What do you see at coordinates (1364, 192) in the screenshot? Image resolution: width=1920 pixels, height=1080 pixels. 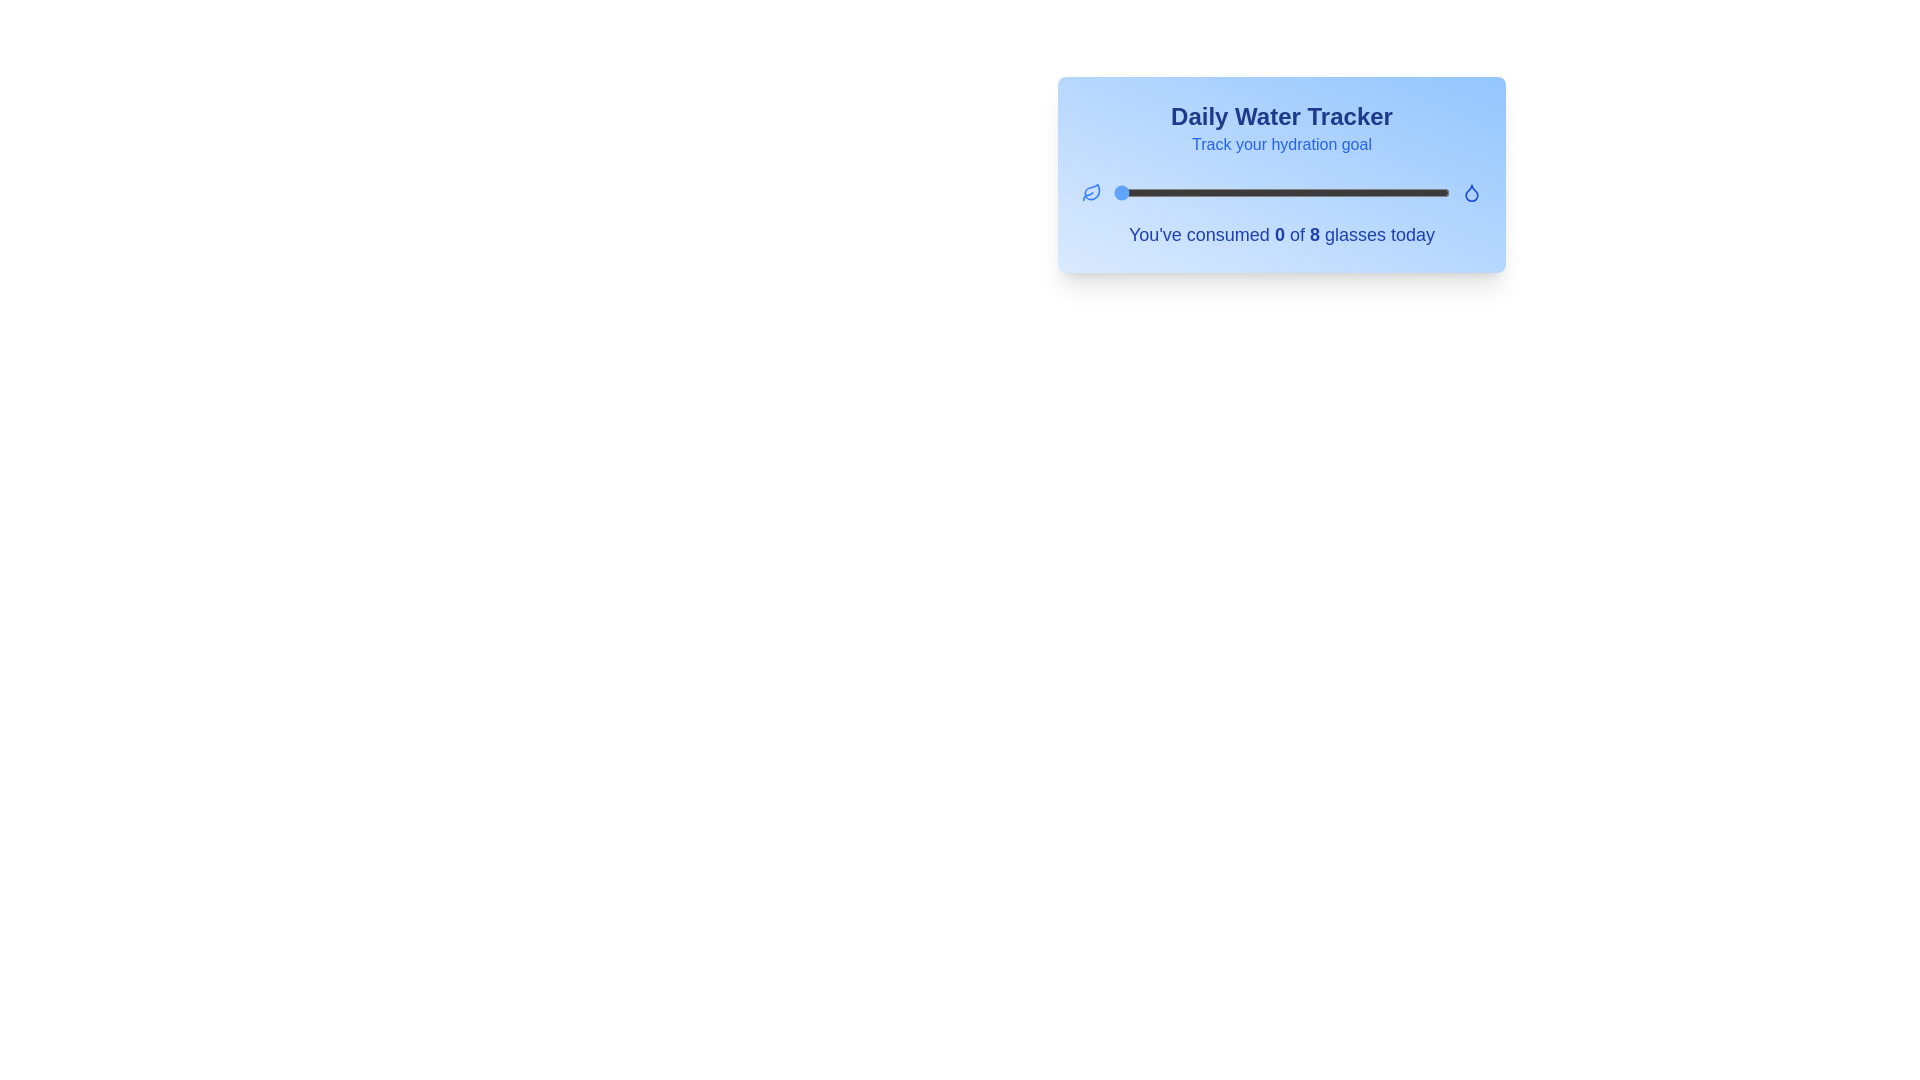 I see `the water intake slider to set the water consumption to 6 glasses` at bounding box center [1364, 192].